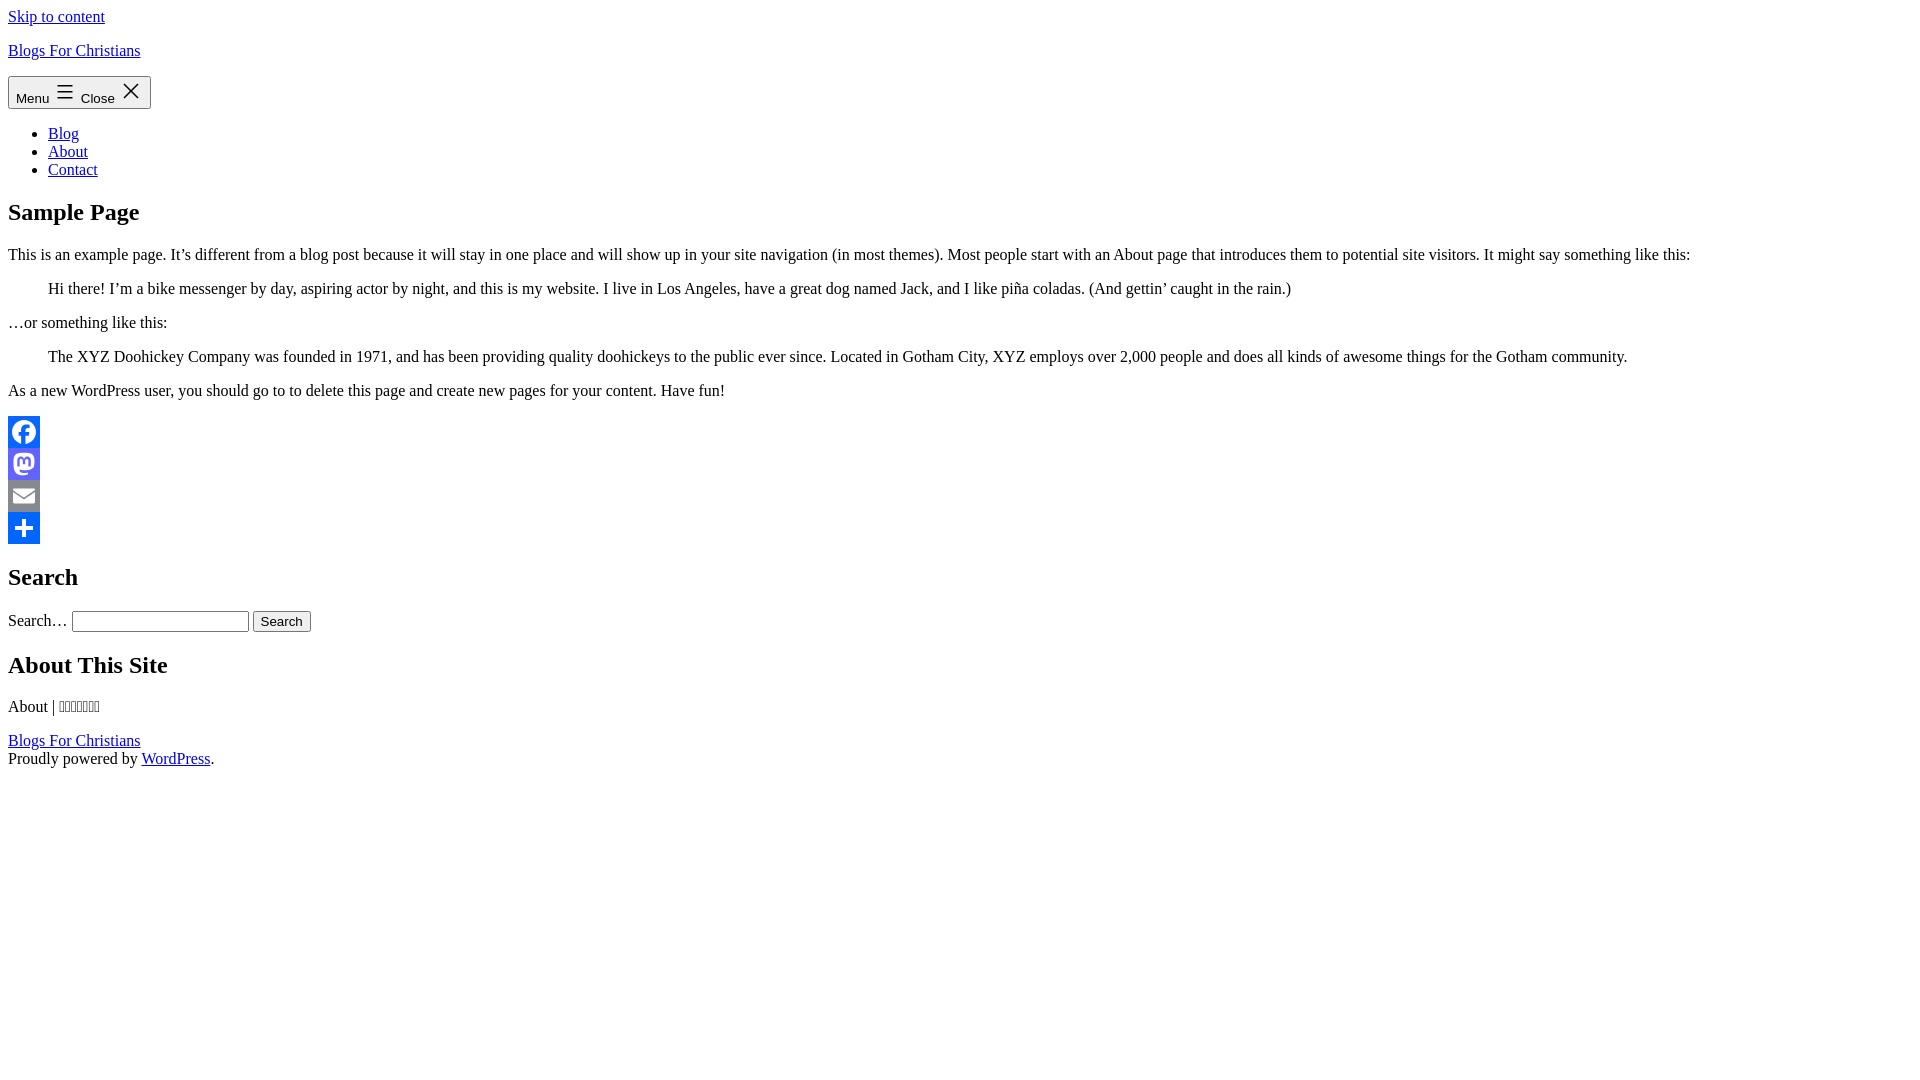  What do you see at coordinates (281, 620) in the screenshot?
I see `'Search'` at bounding box center [281, 620].